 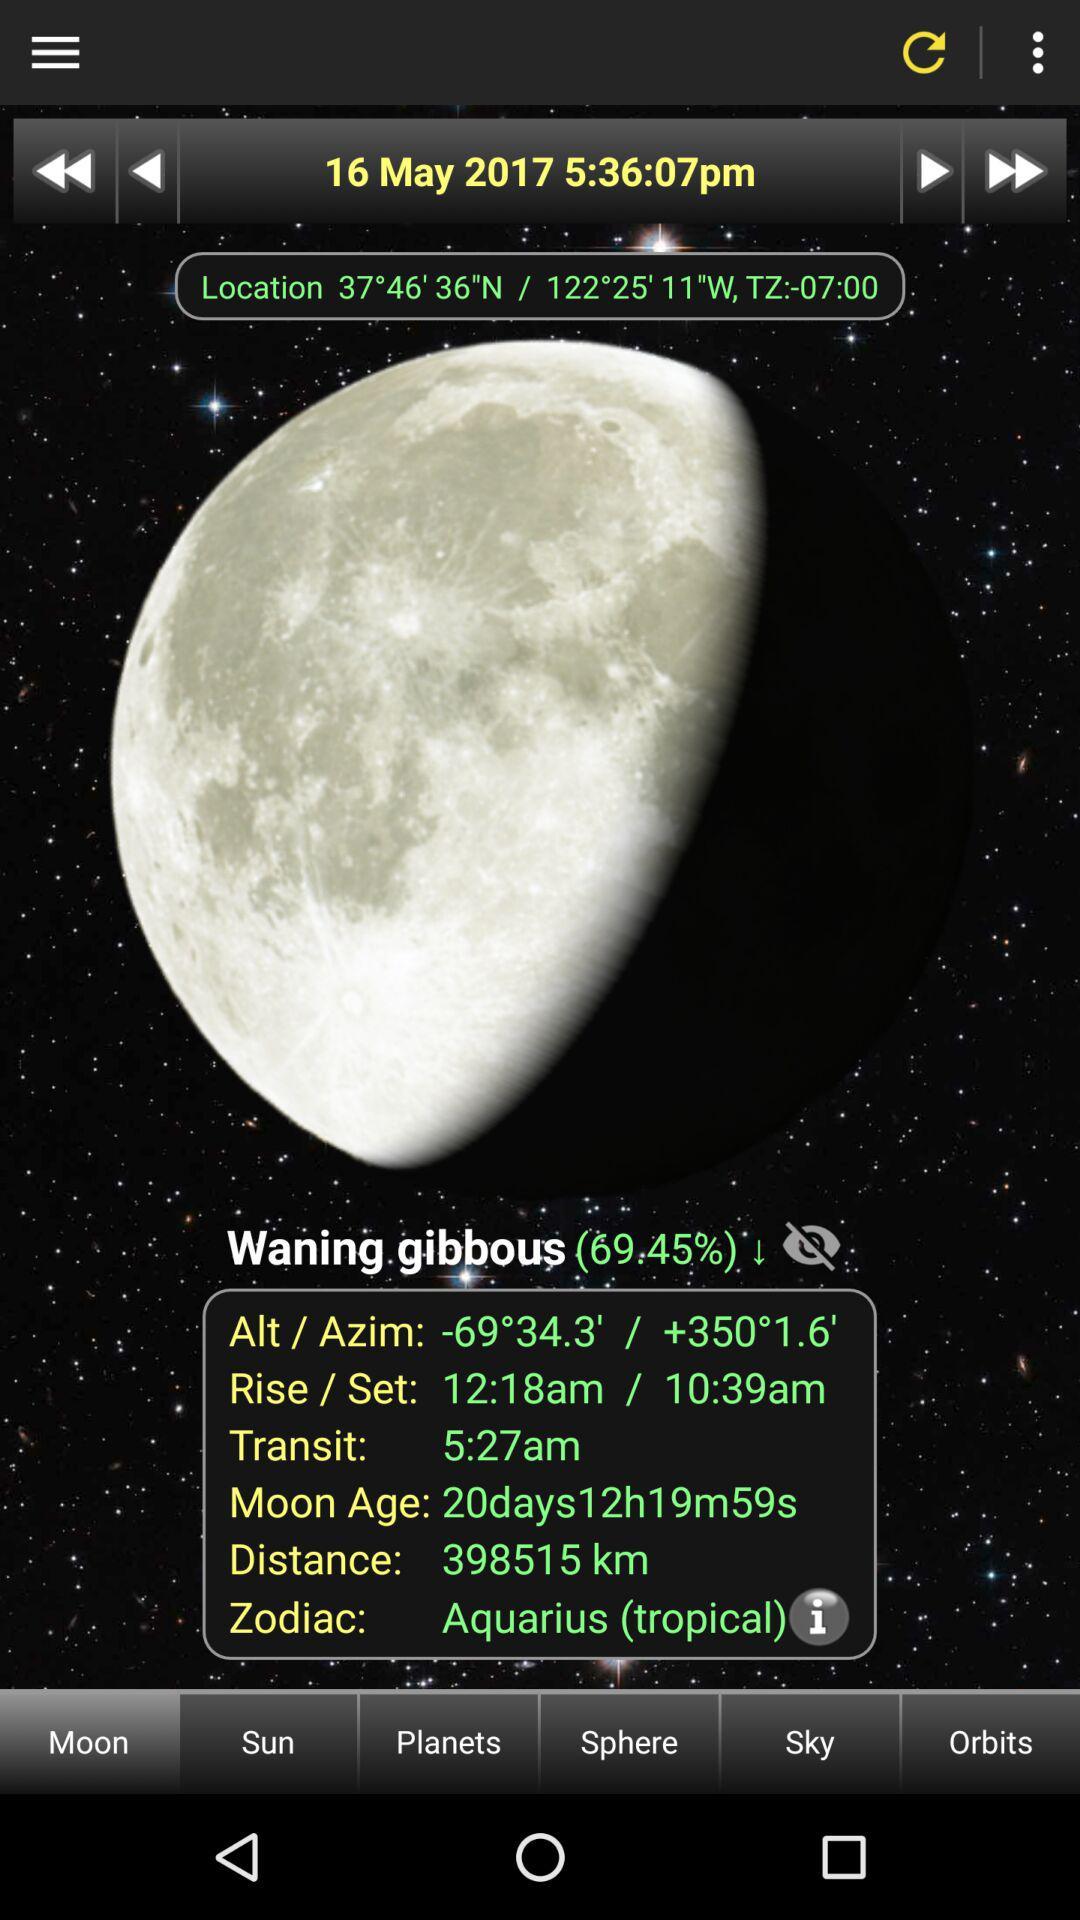 I want to click on the menu icon, so click(x=54, y=52).